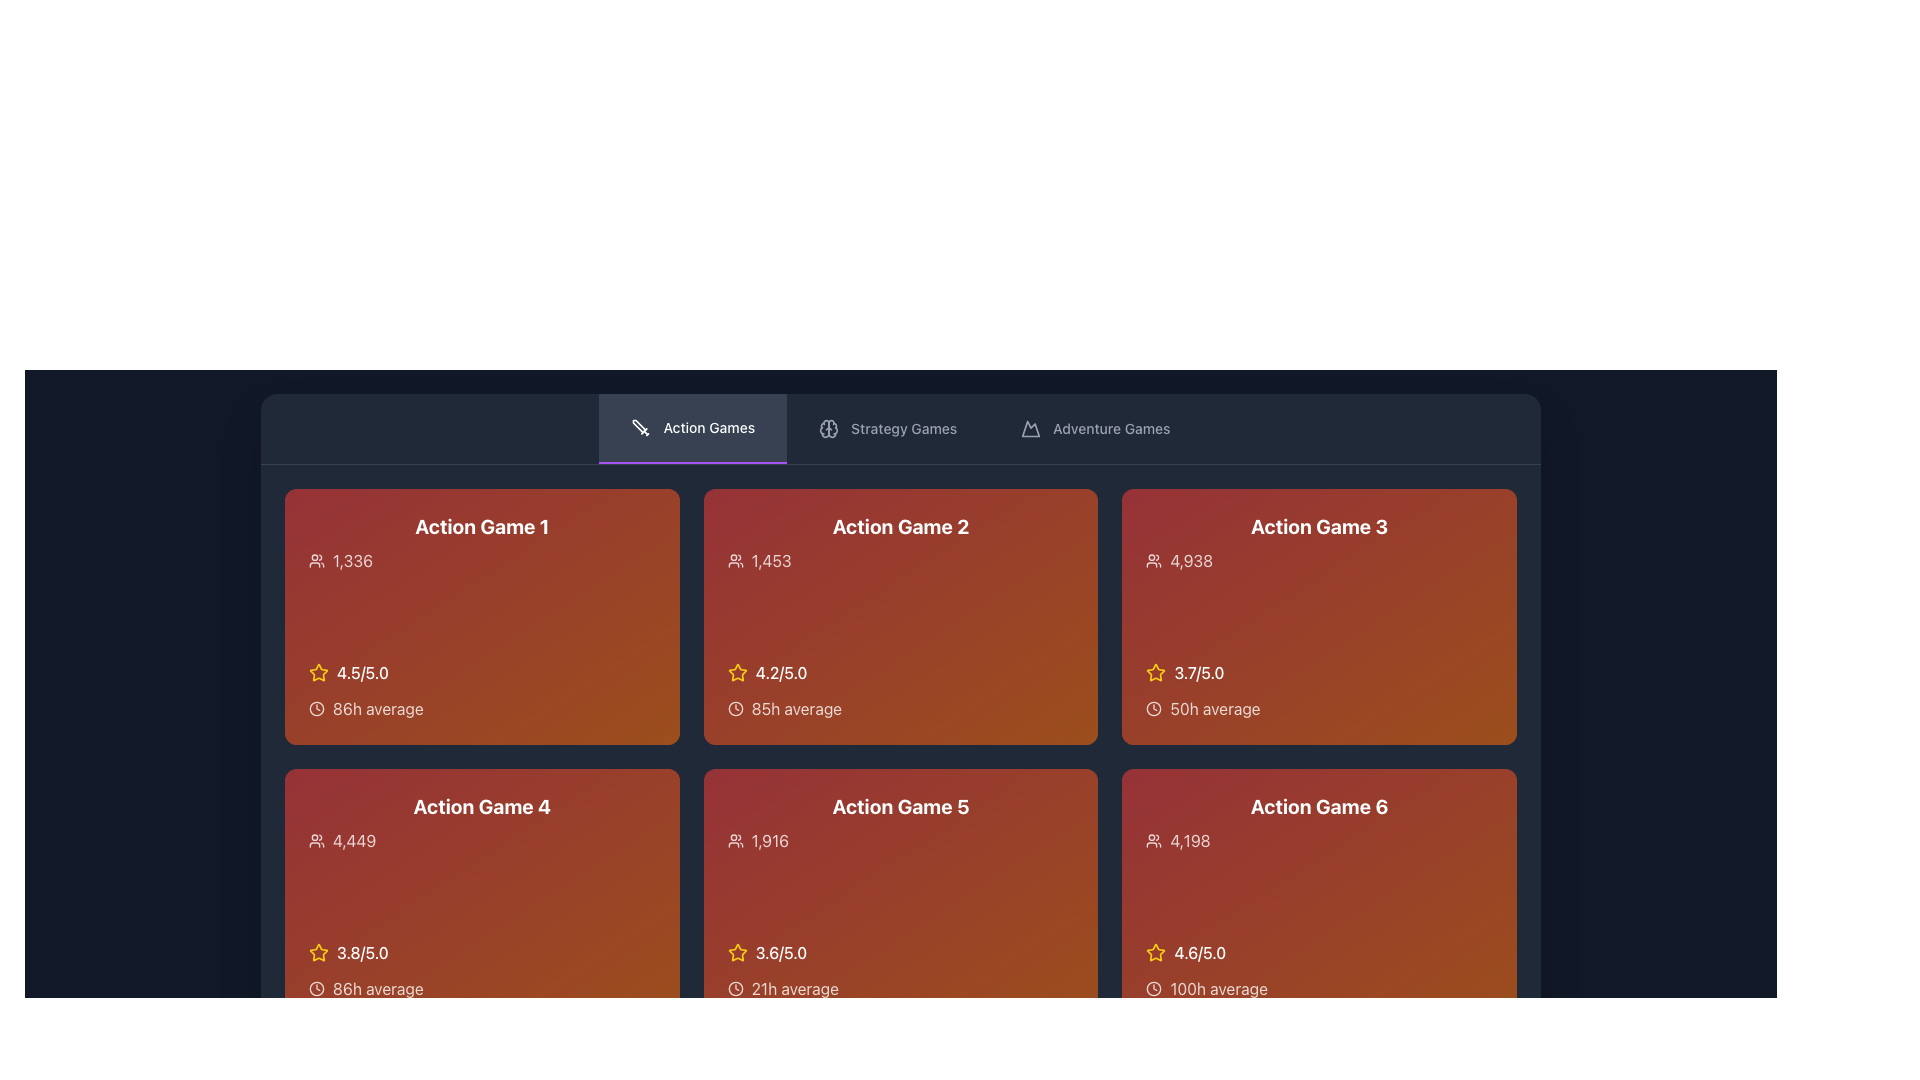 The height and width of the screenshot is (1080, 1920). What do you see at coordinates (1319, 822) in the screenshot?
I see `displayed information from the text label titled 'Action Game 6' with the user count '4,198', located on the reddish-brown background card in the bottom-right of the grid layout` at bounding box center [1319, 822].